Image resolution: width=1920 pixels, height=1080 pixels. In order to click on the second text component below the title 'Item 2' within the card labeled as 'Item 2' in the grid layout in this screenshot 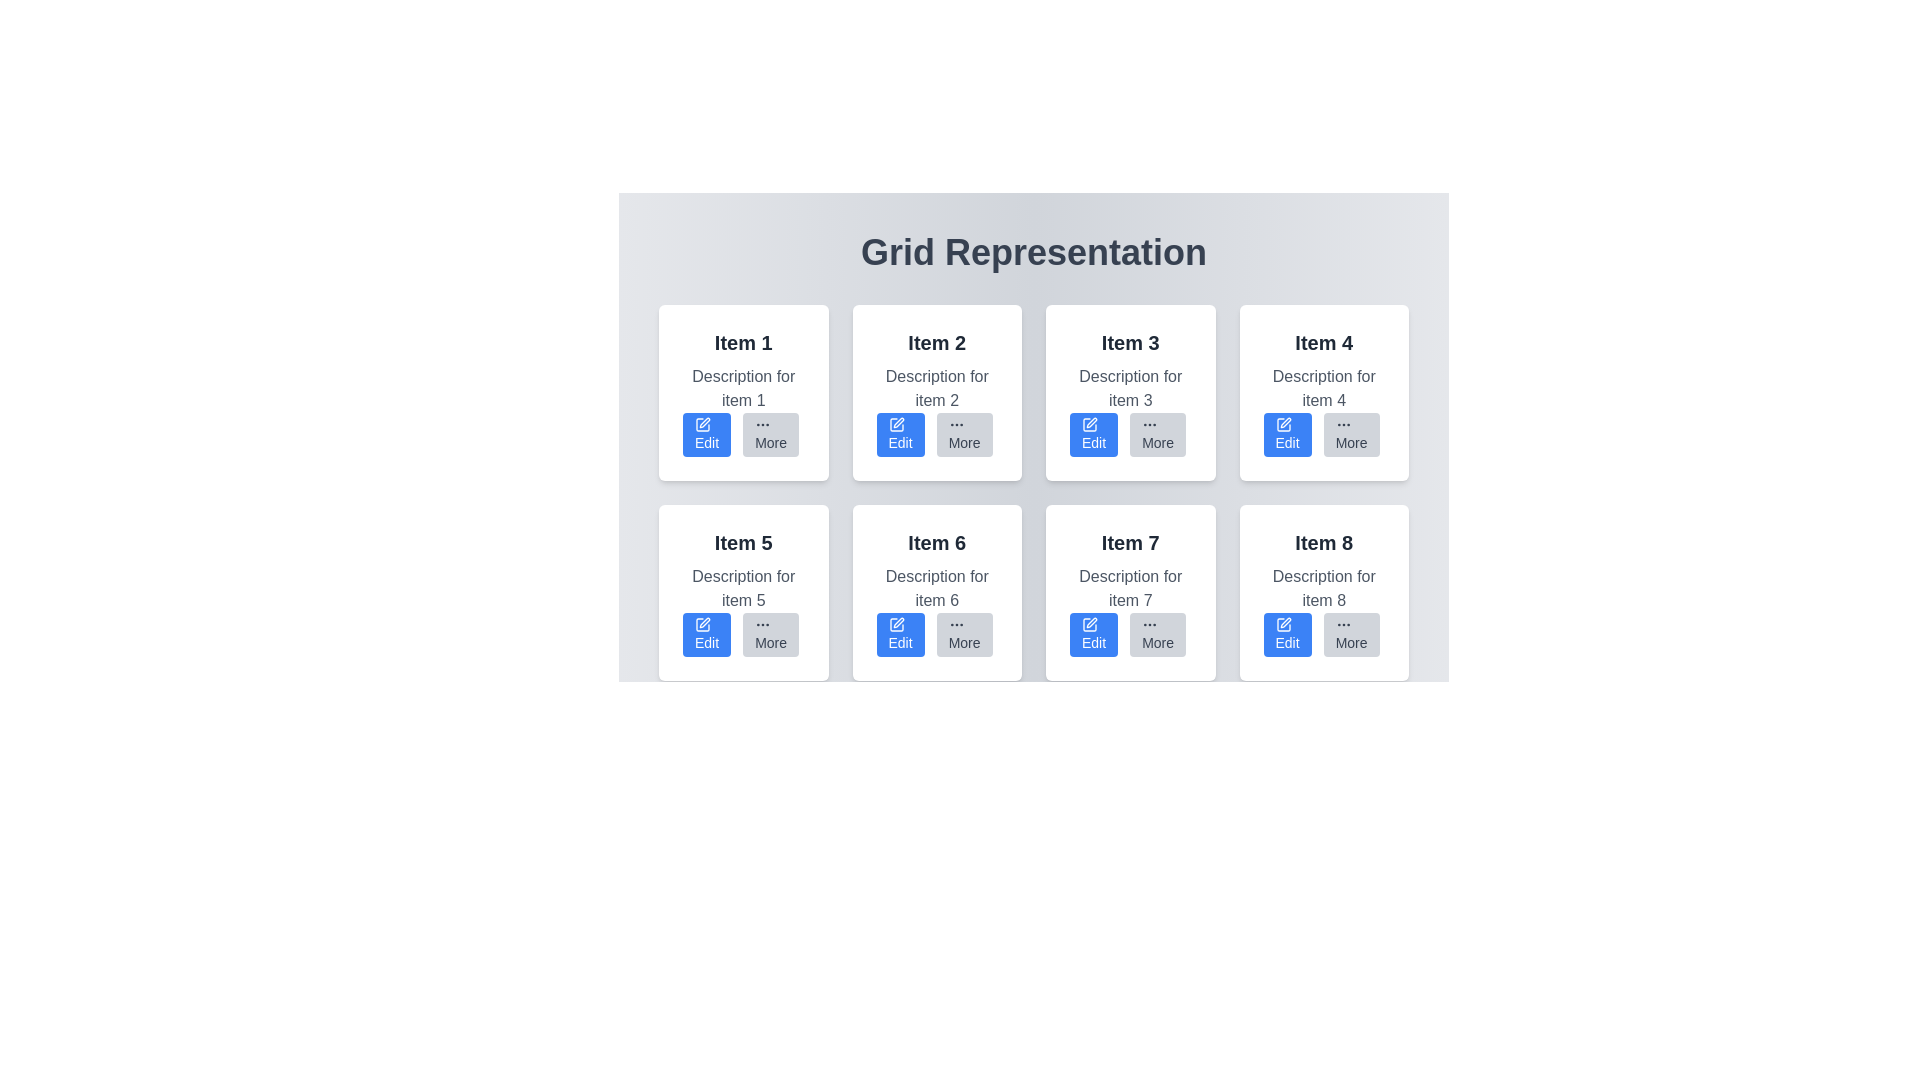, I will do `click(936, 389)`.